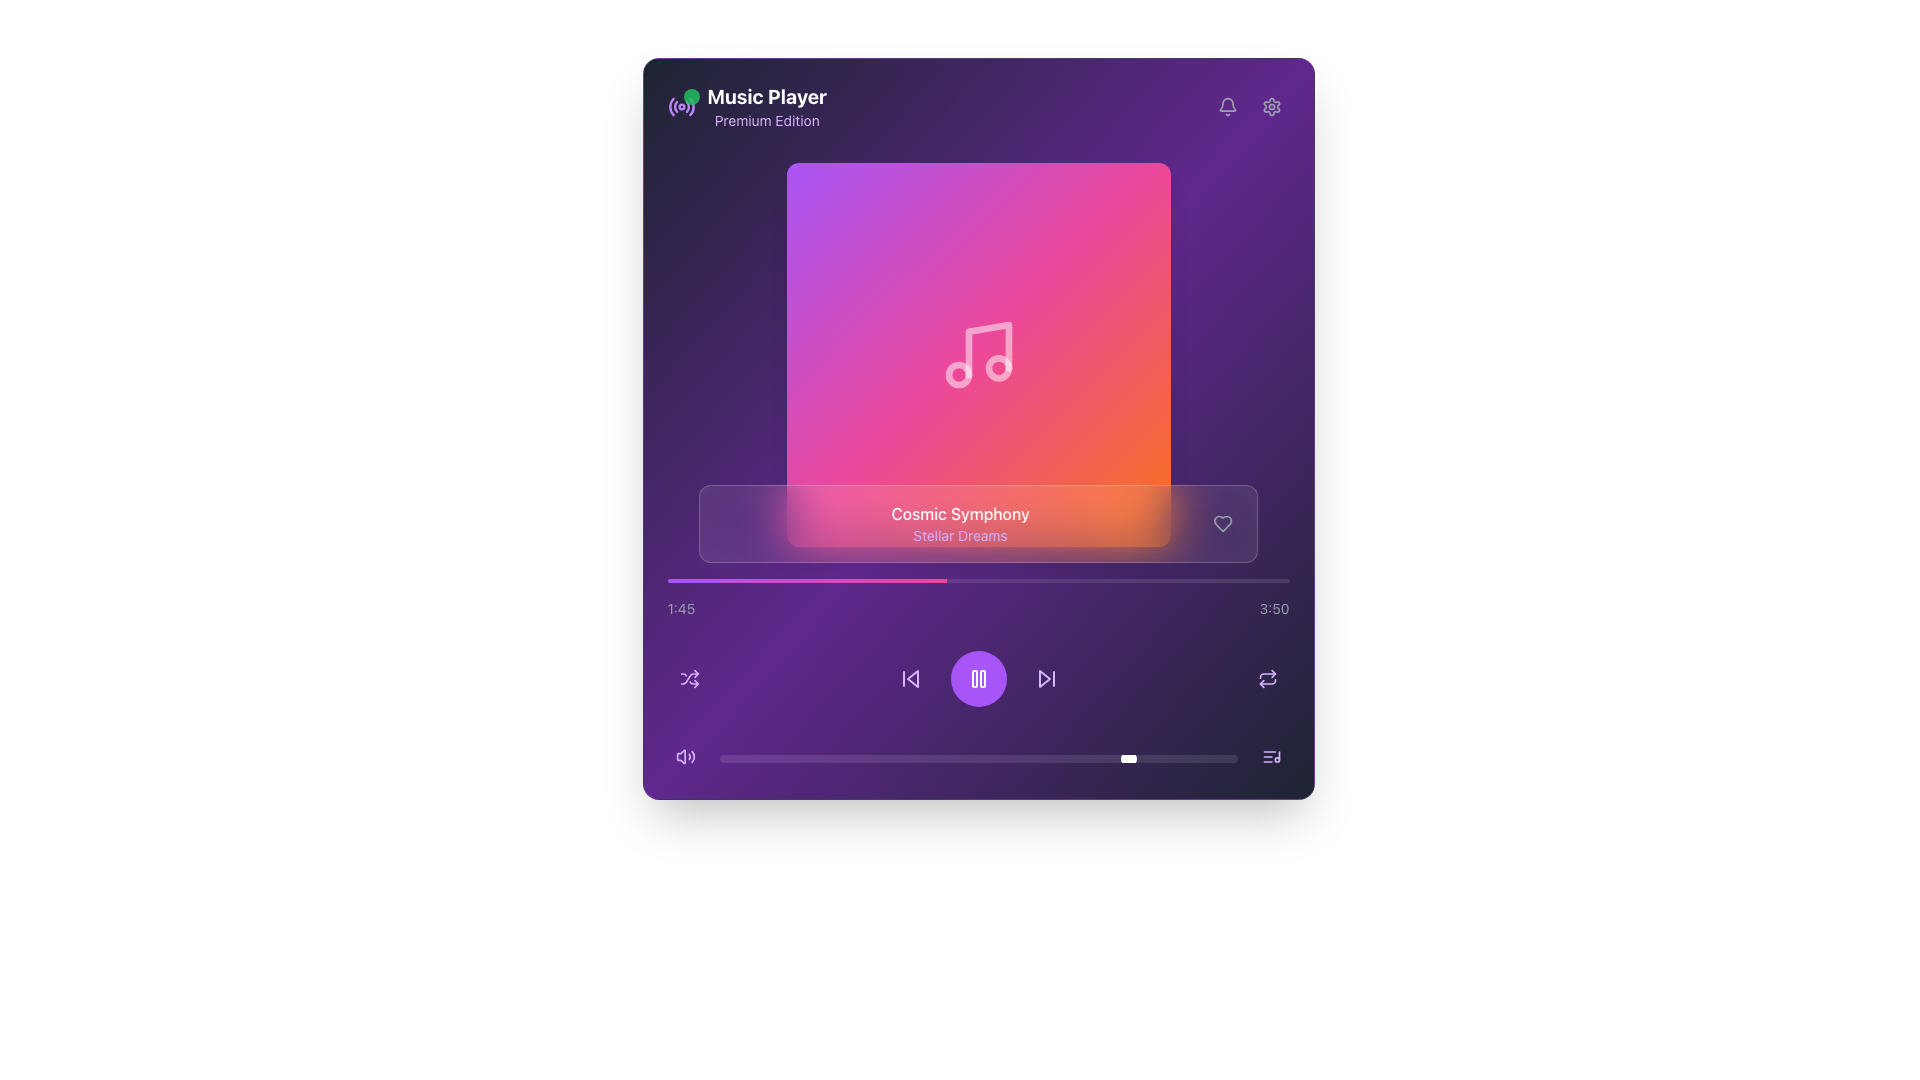 The height and width of the screenshot is (1080, 1920). I want to click on the purple music note icon button located at the bottom right corner of the interface, so click(1270, 756).